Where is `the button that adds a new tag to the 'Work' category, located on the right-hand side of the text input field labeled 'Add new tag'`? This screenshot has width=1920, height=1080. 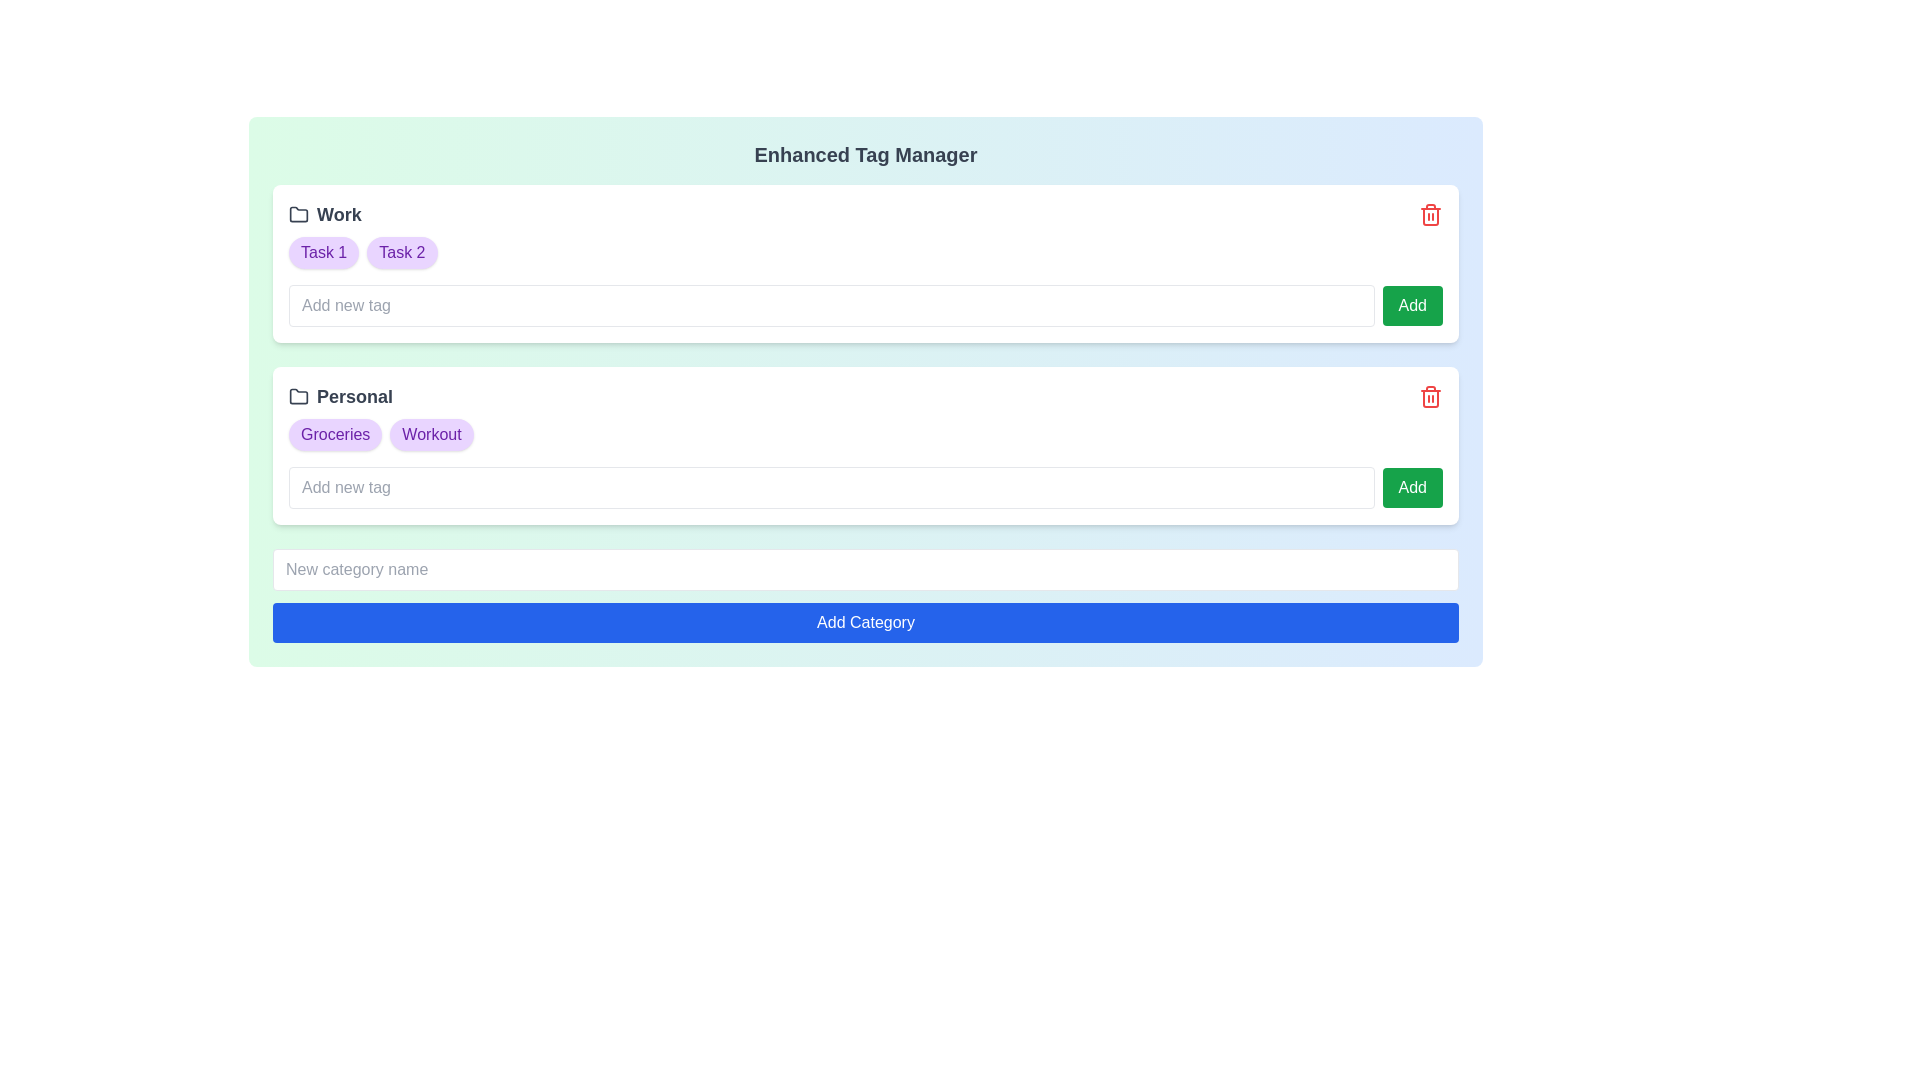 the button that adds a new tag to the 'Work' category, located on the right-hand side of the text input field labeled 'Add new tag' is located at coordinates (1411, 305).